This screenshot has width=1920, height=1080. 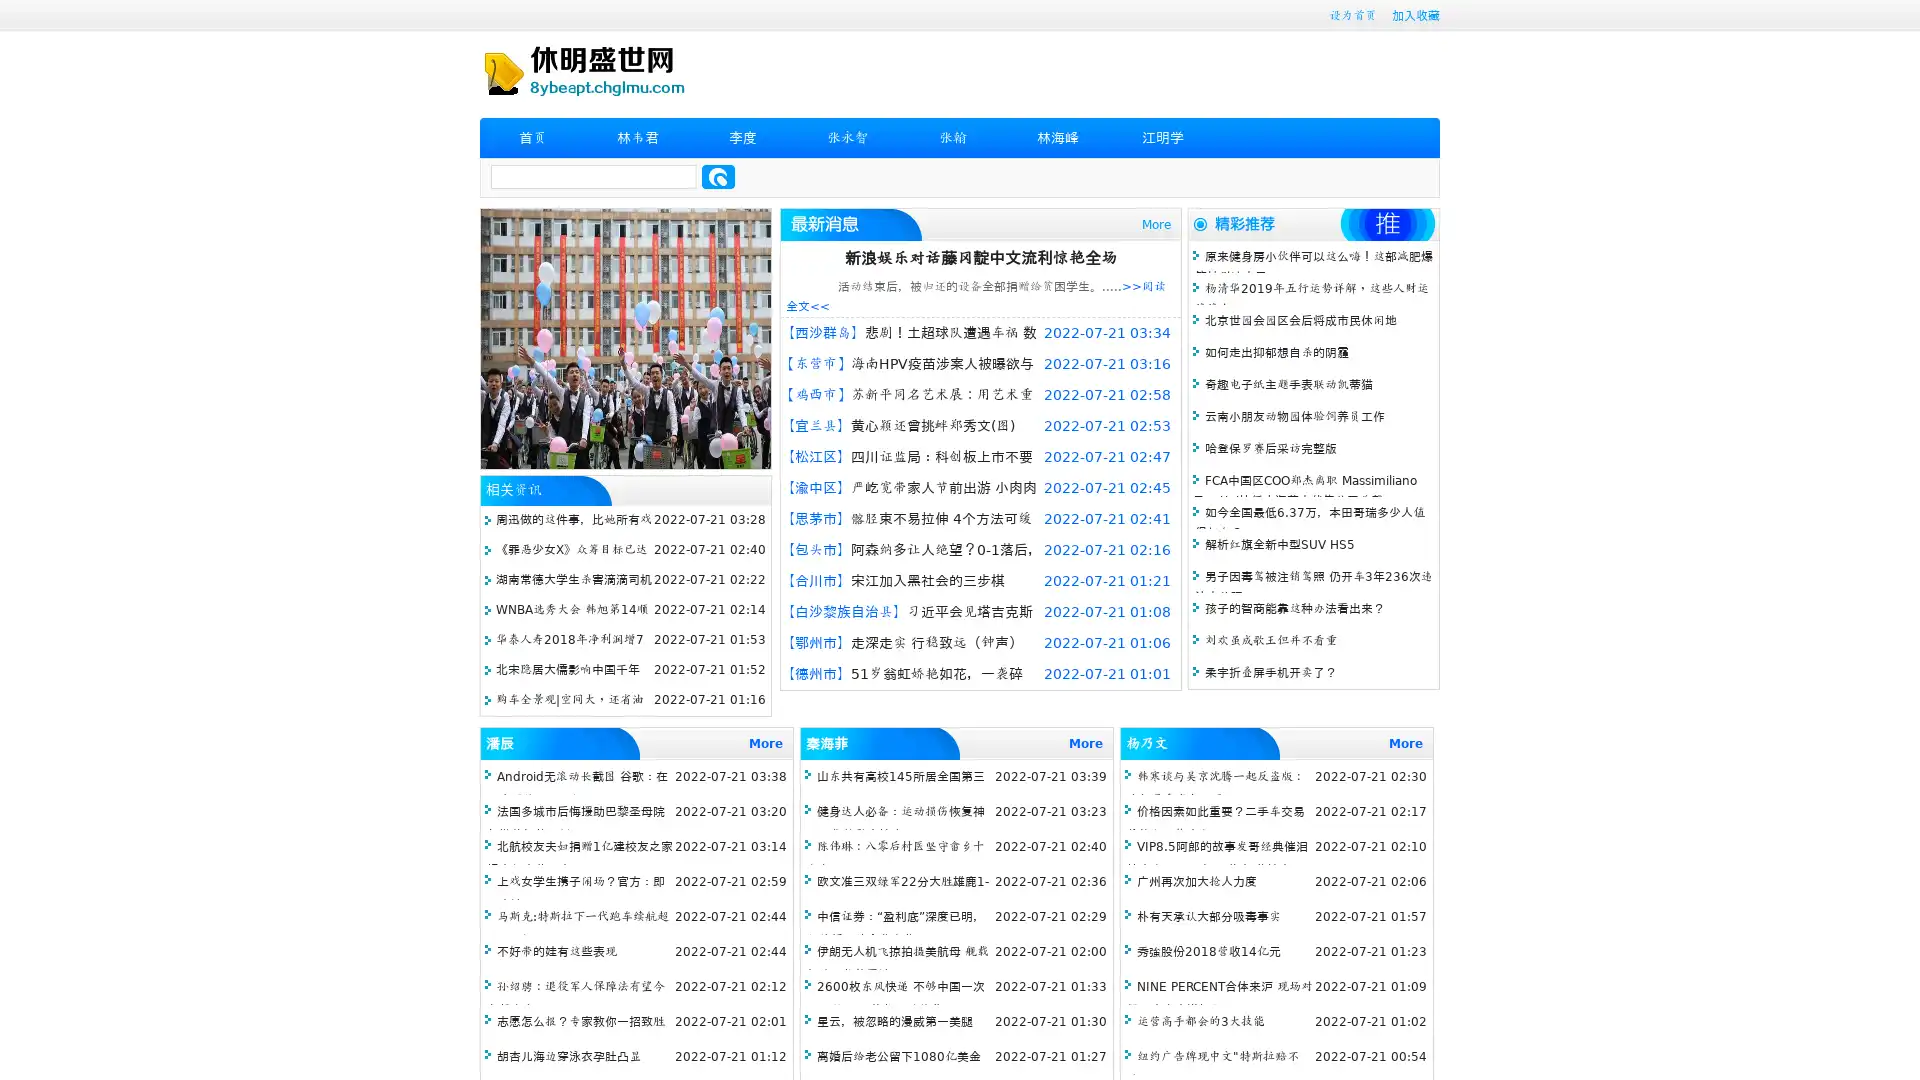 I want to click on Search, so click(x=718, y=176).